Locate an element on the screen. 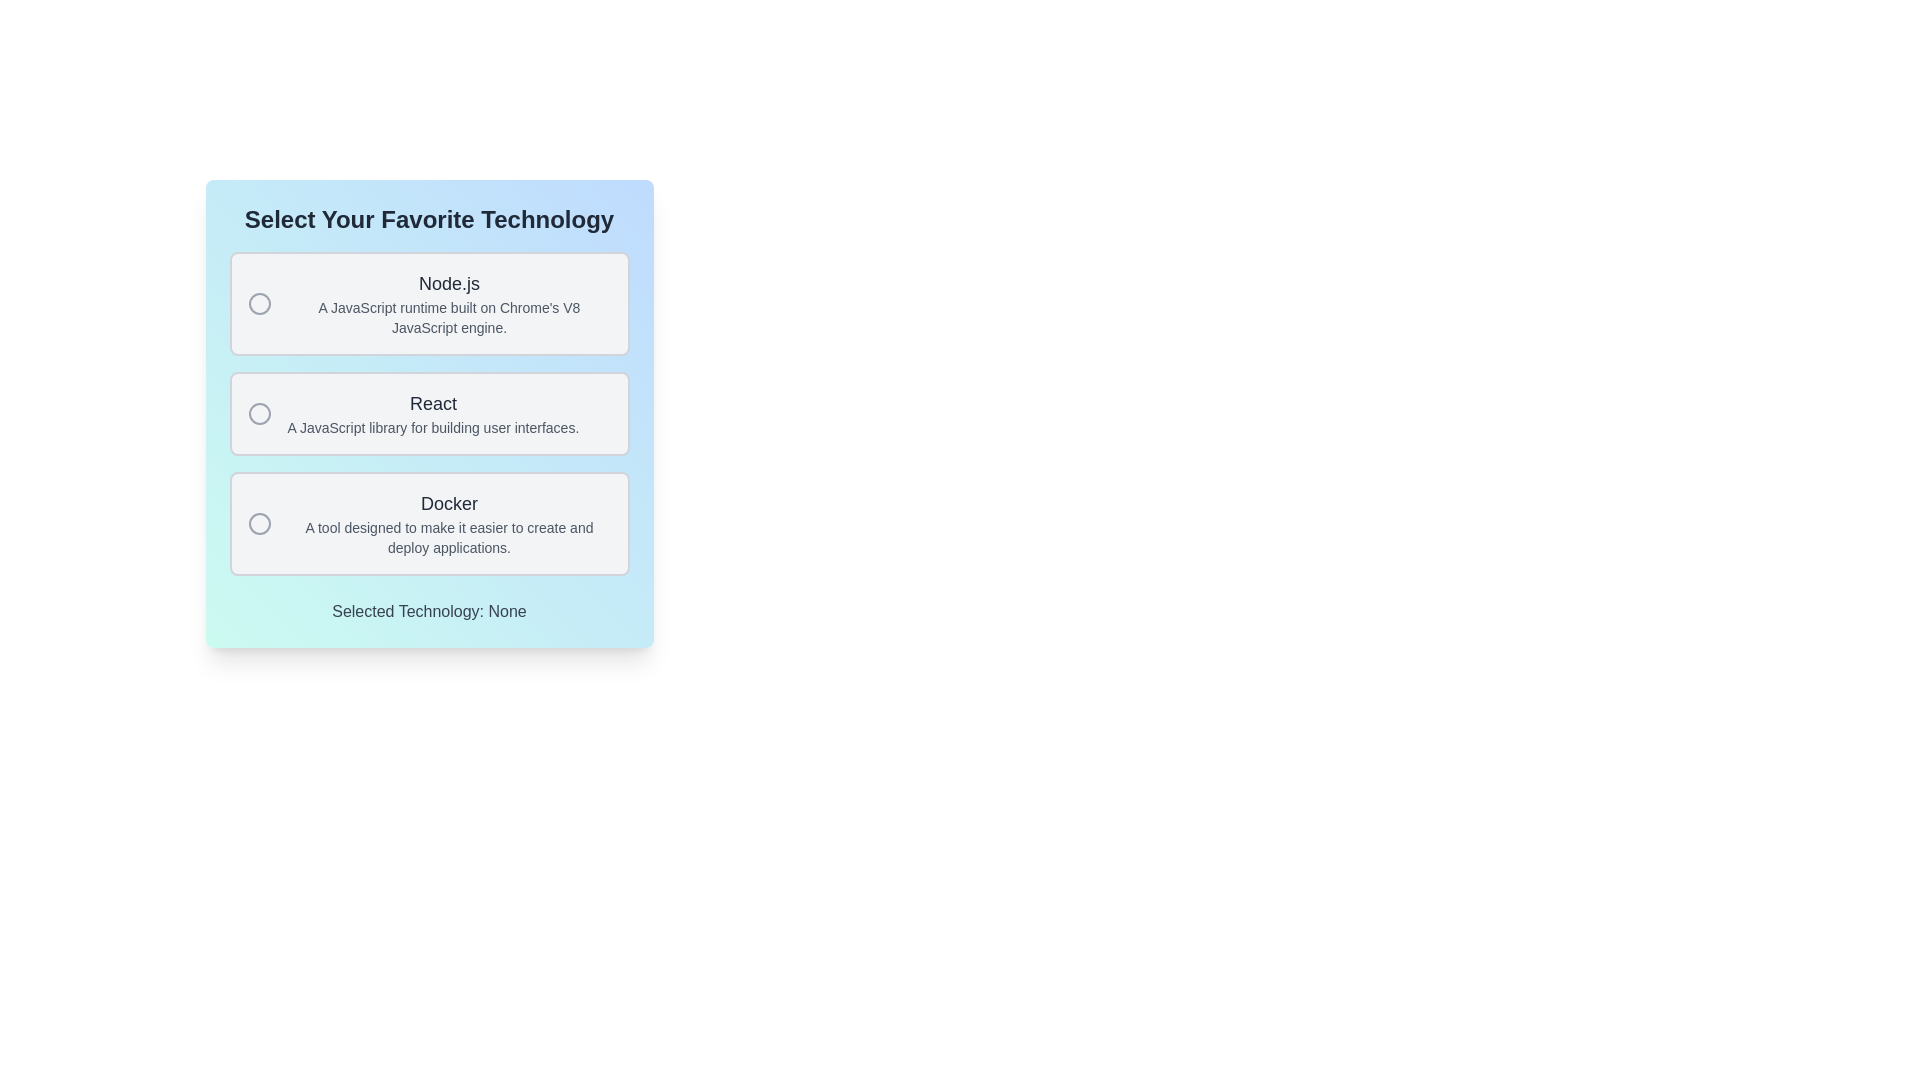 The image size is (1920, 1080). the circular radio button styled element located within the second option labeled 'React' is located at coordinates (258, 412).